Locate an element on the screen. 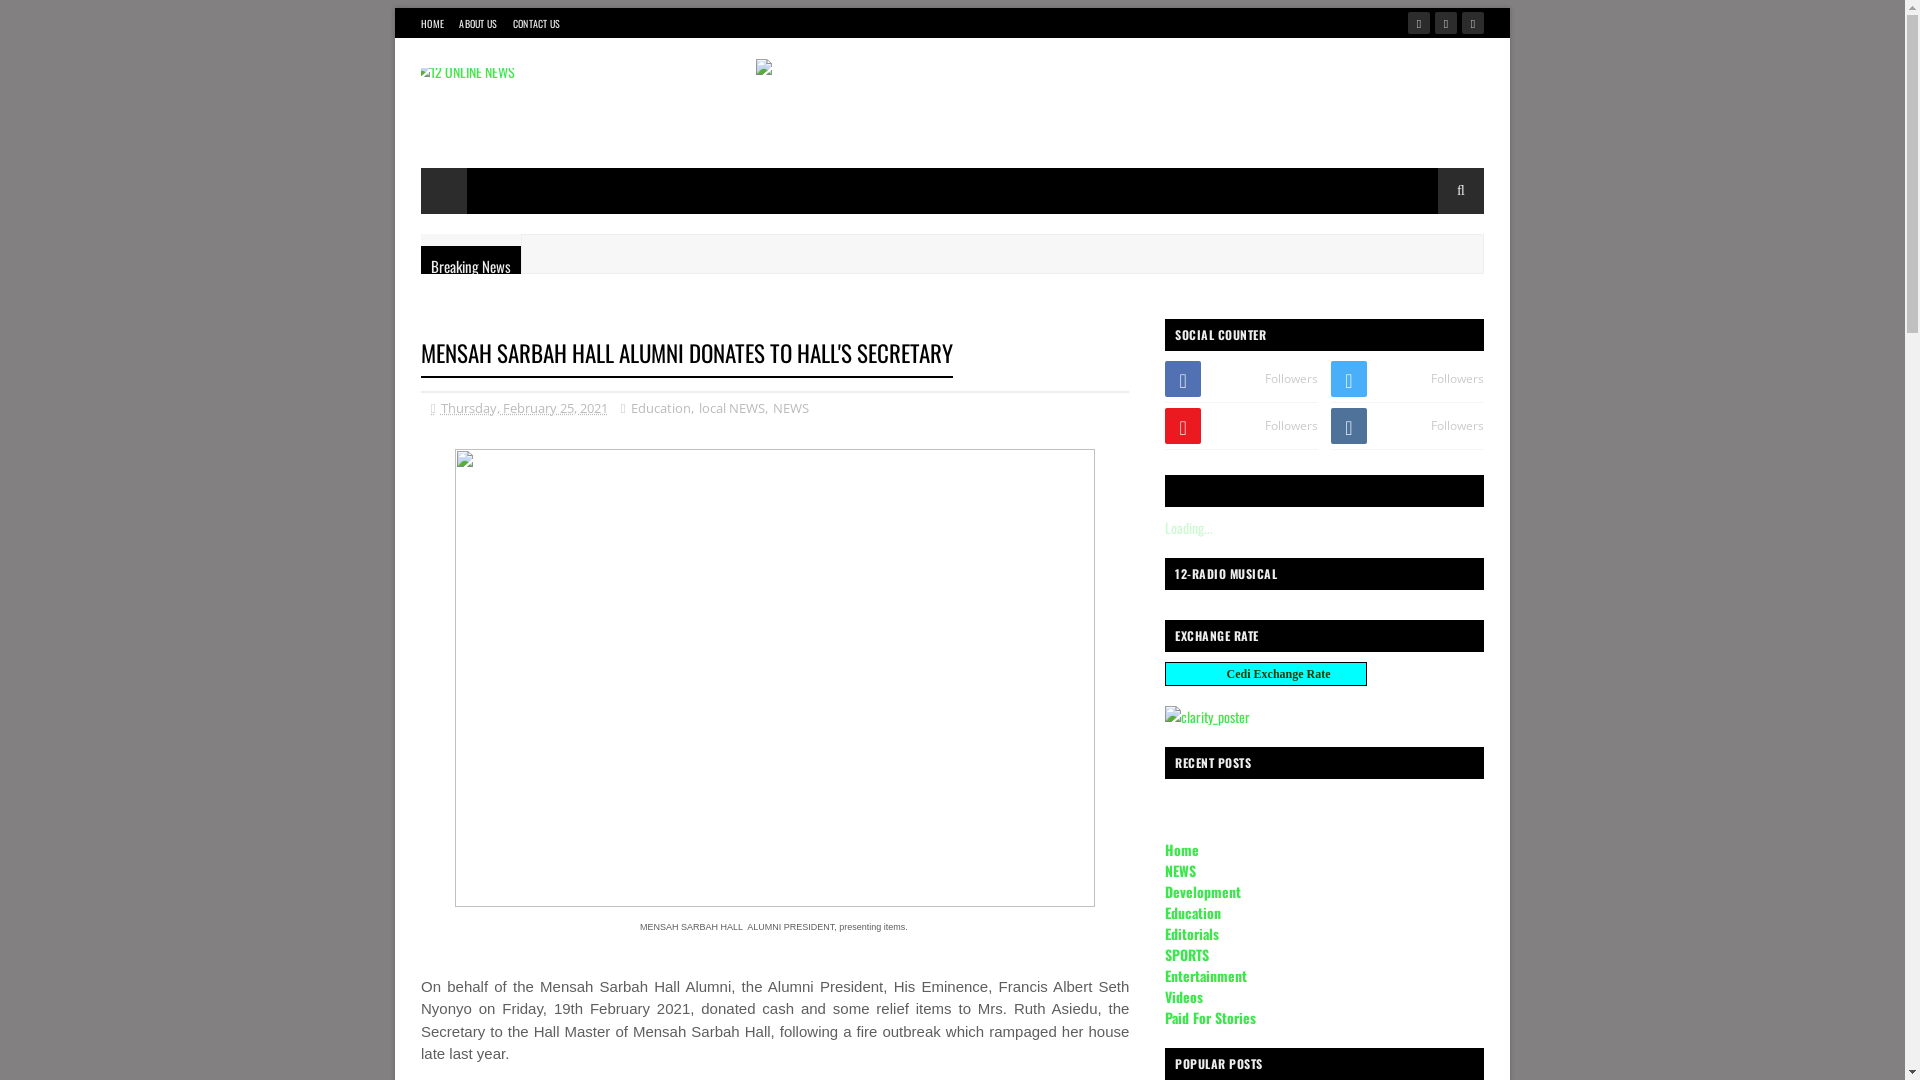 Image resolution: width=1920 pixels, height=1080 pixels. 'ABOUT US' is located at coordinates (477, 23).